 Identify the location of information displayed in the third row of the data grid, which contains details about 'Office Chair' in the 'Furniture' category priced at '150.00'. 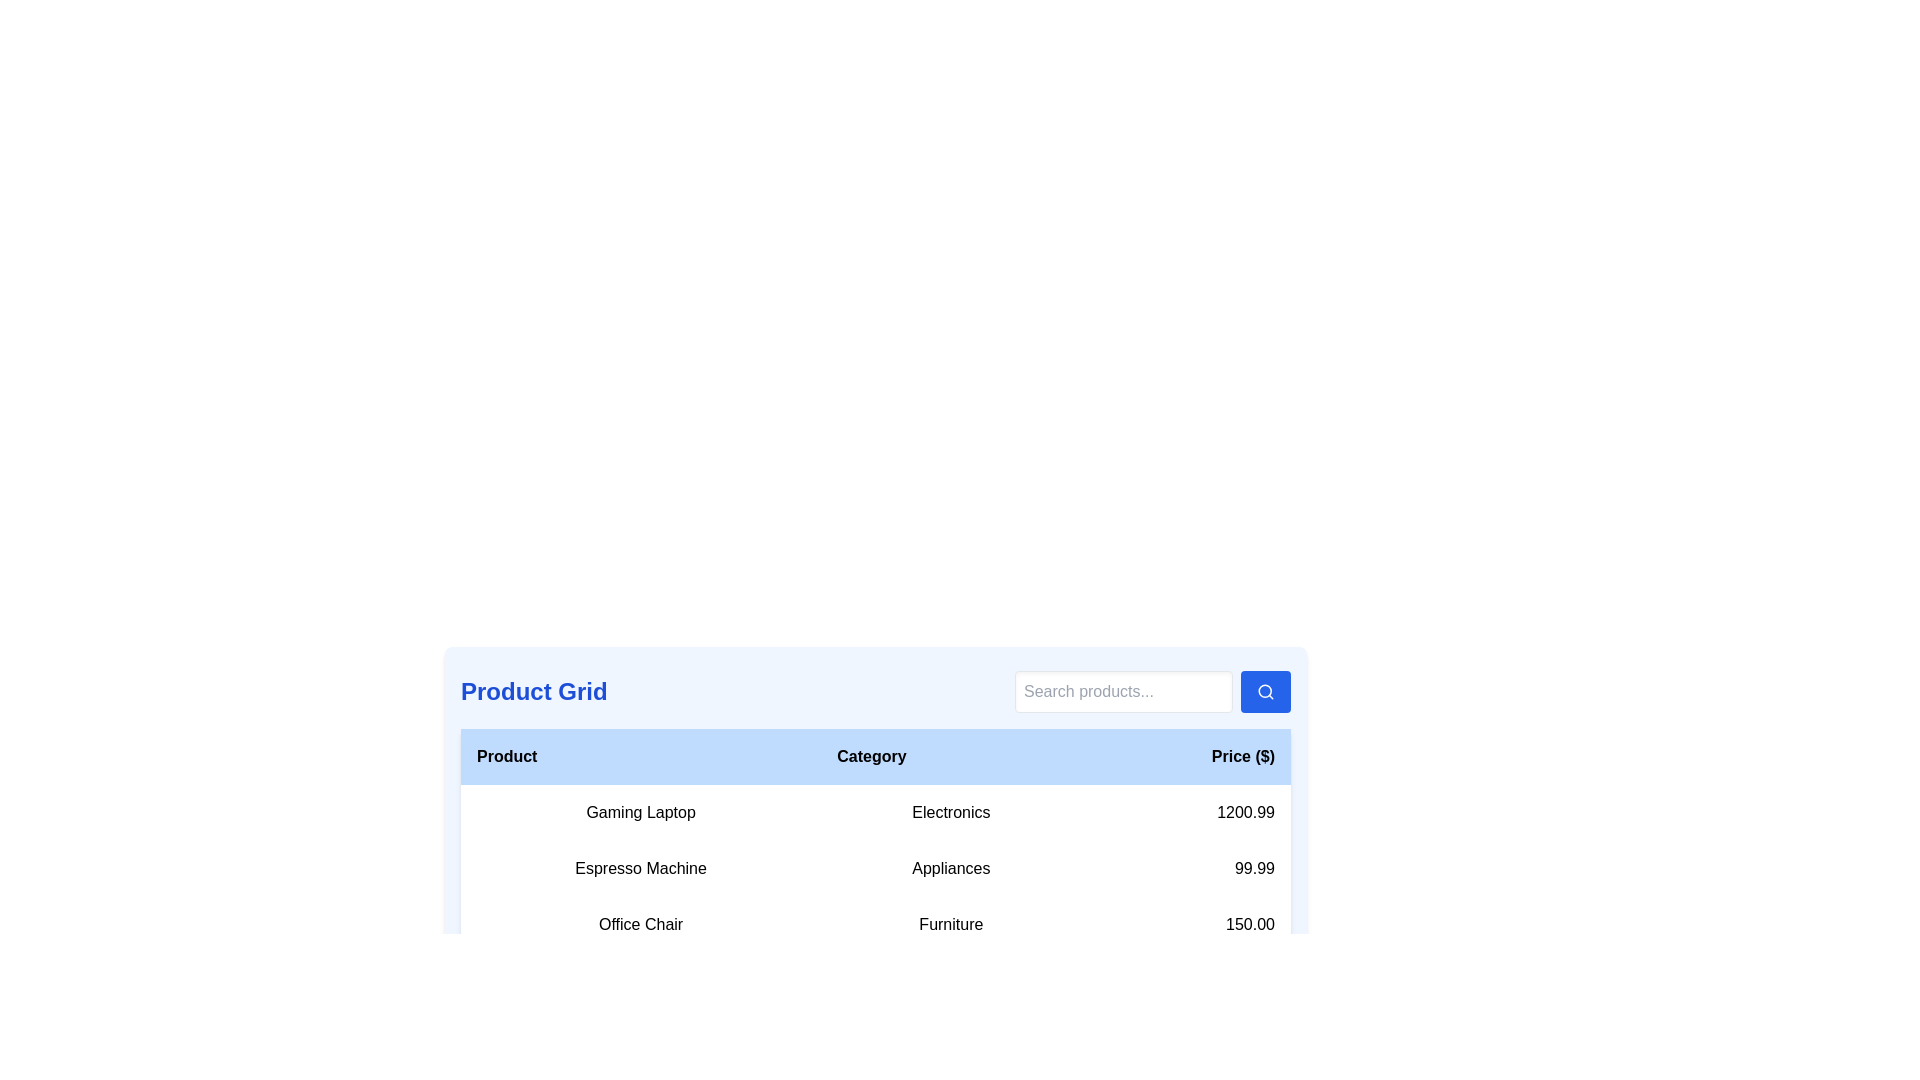
(875, 925).